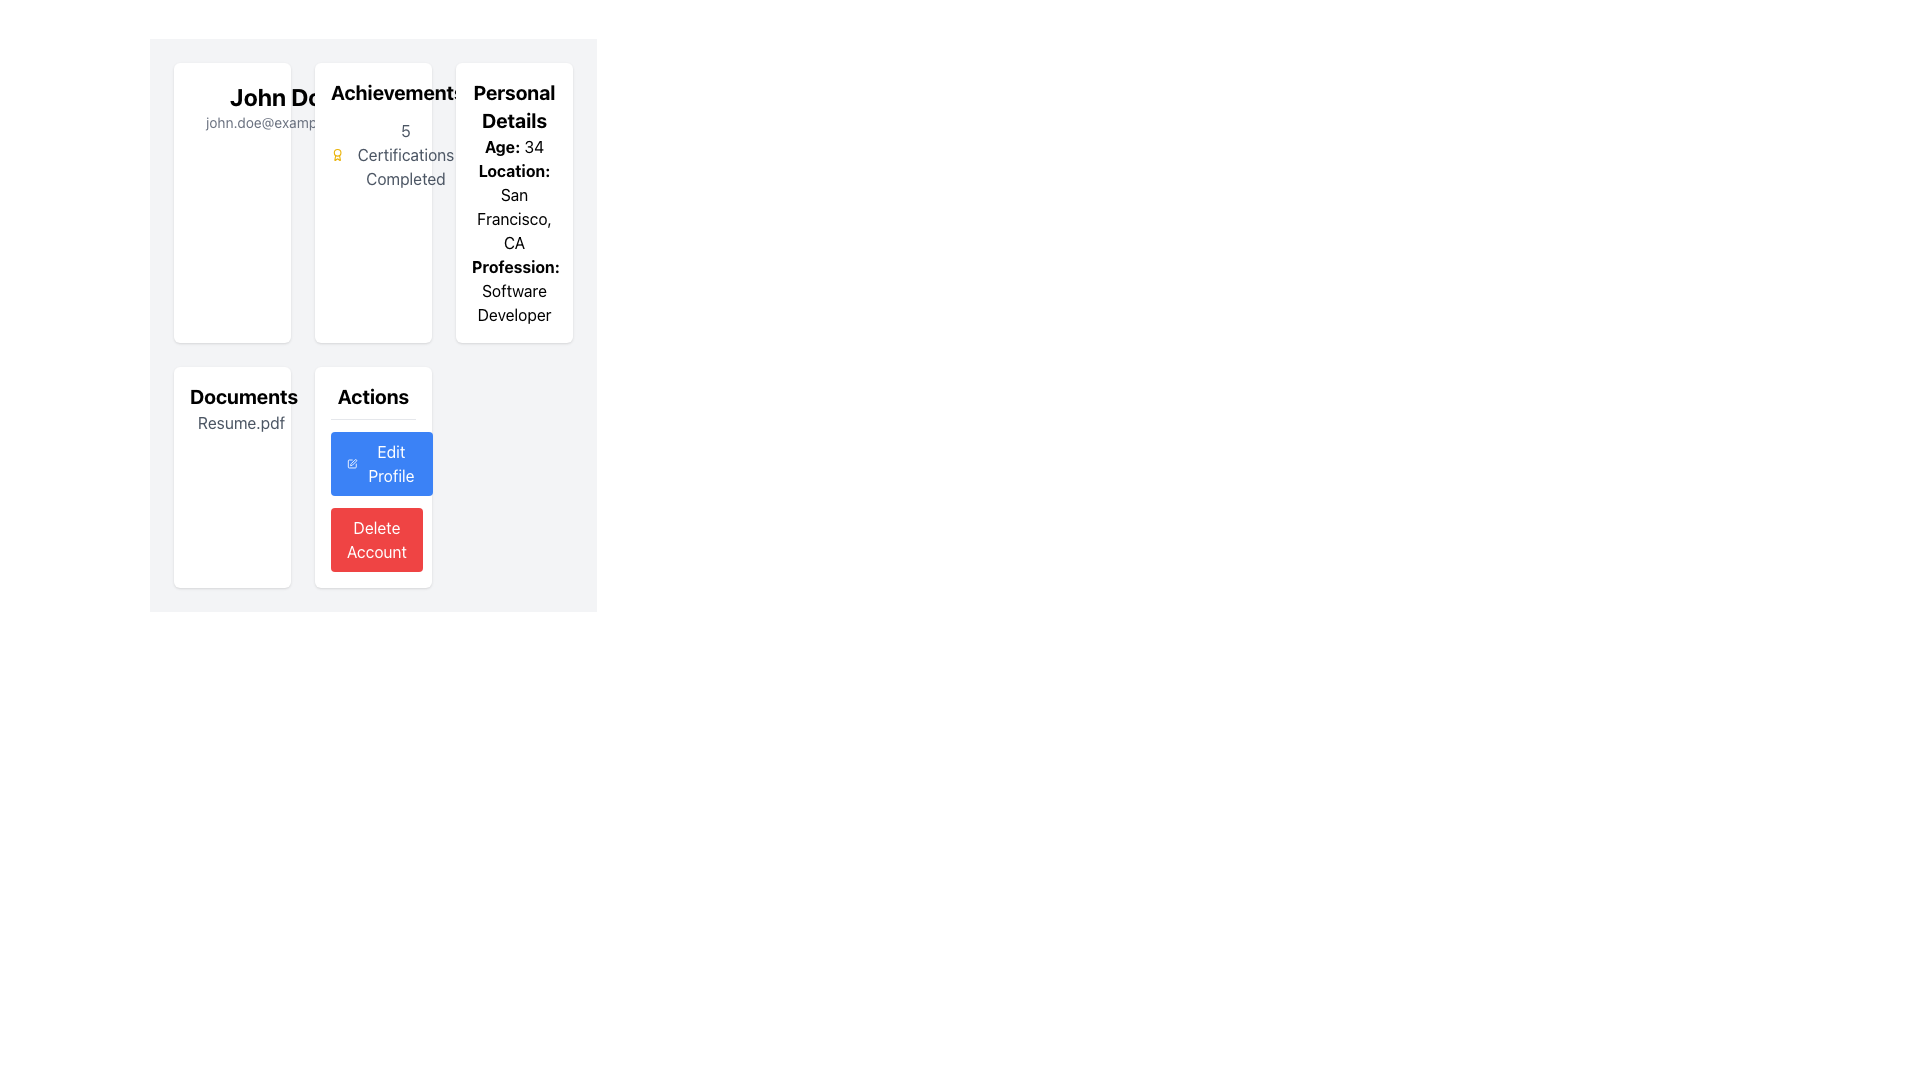 The height and width of the screenshot is (1080, 1920). I want to click on the text label reading 'Profession:' which is styled in bold and located in the 'Personal Details' section, near the center-right of the interface, so click(515, 265).